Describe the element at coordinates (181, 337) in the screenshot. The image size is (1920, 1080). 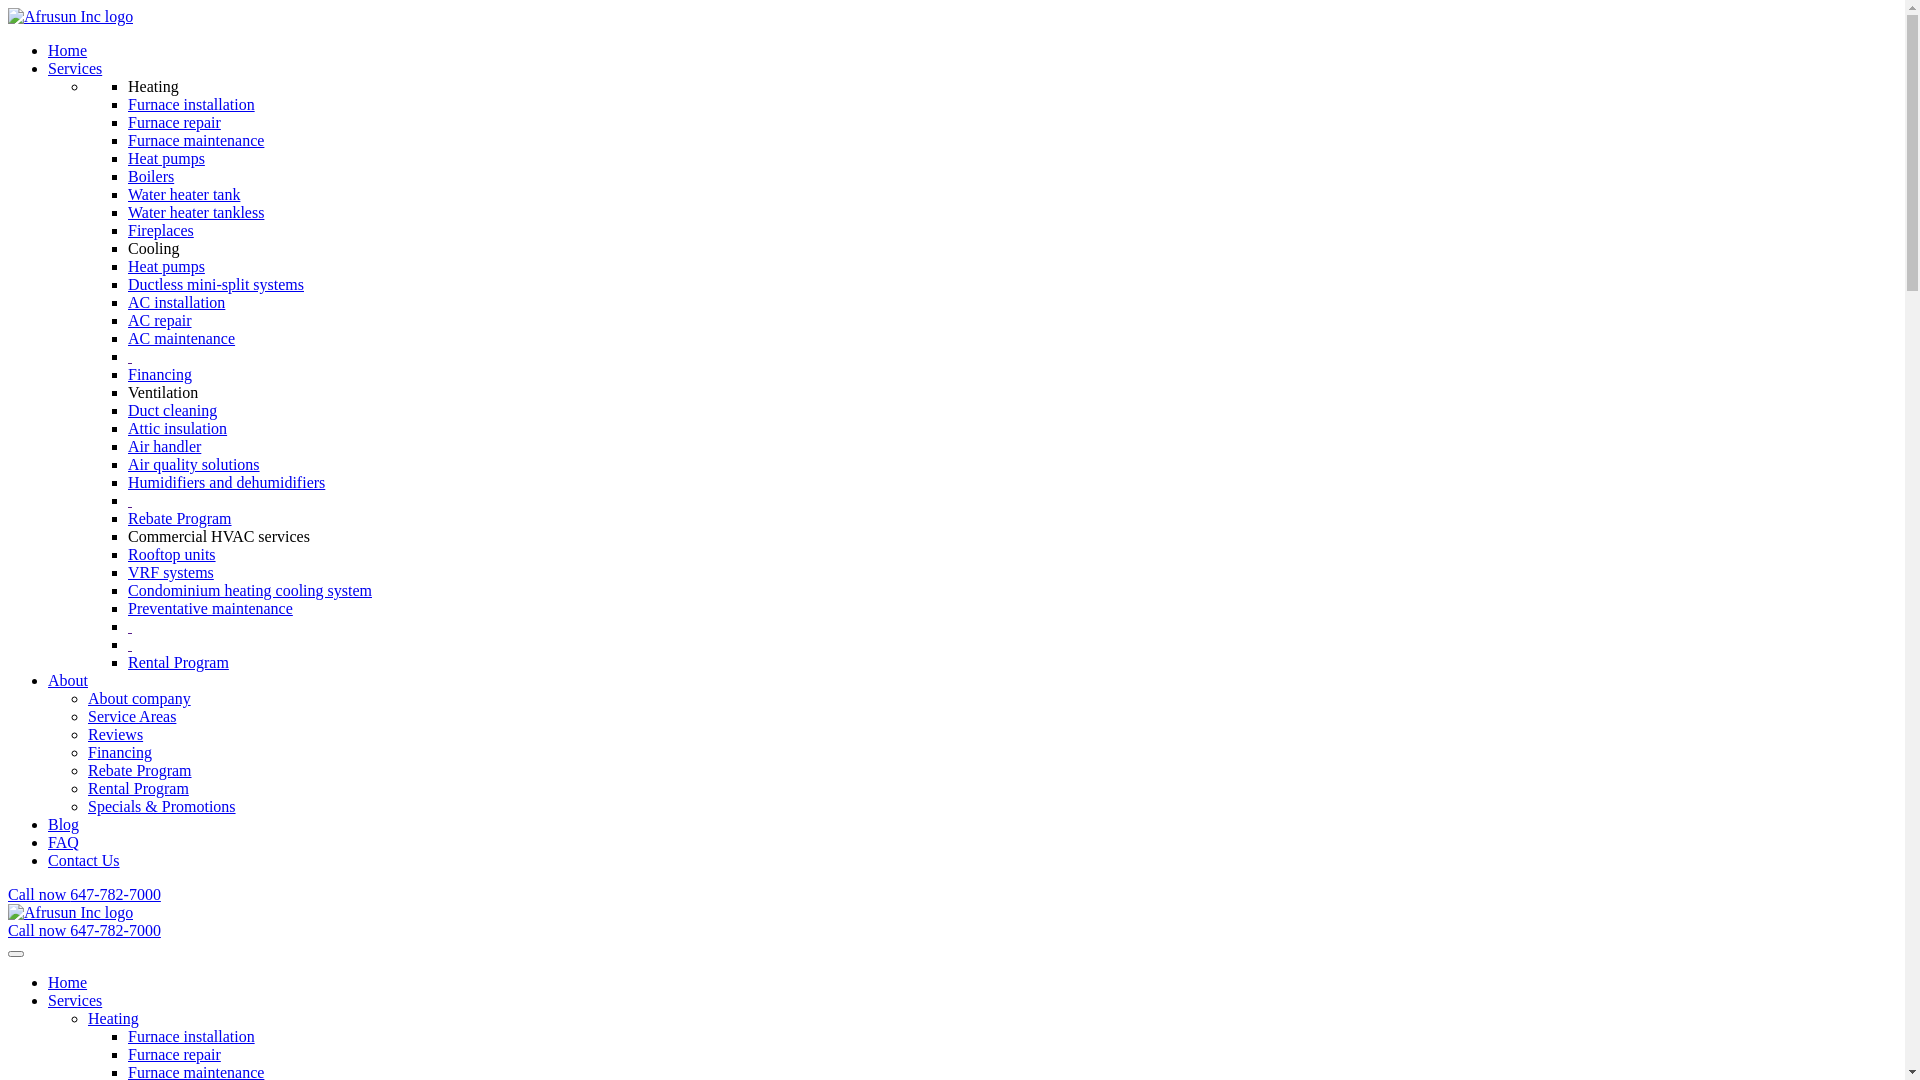
I see `'AC maintenance'` at that location.